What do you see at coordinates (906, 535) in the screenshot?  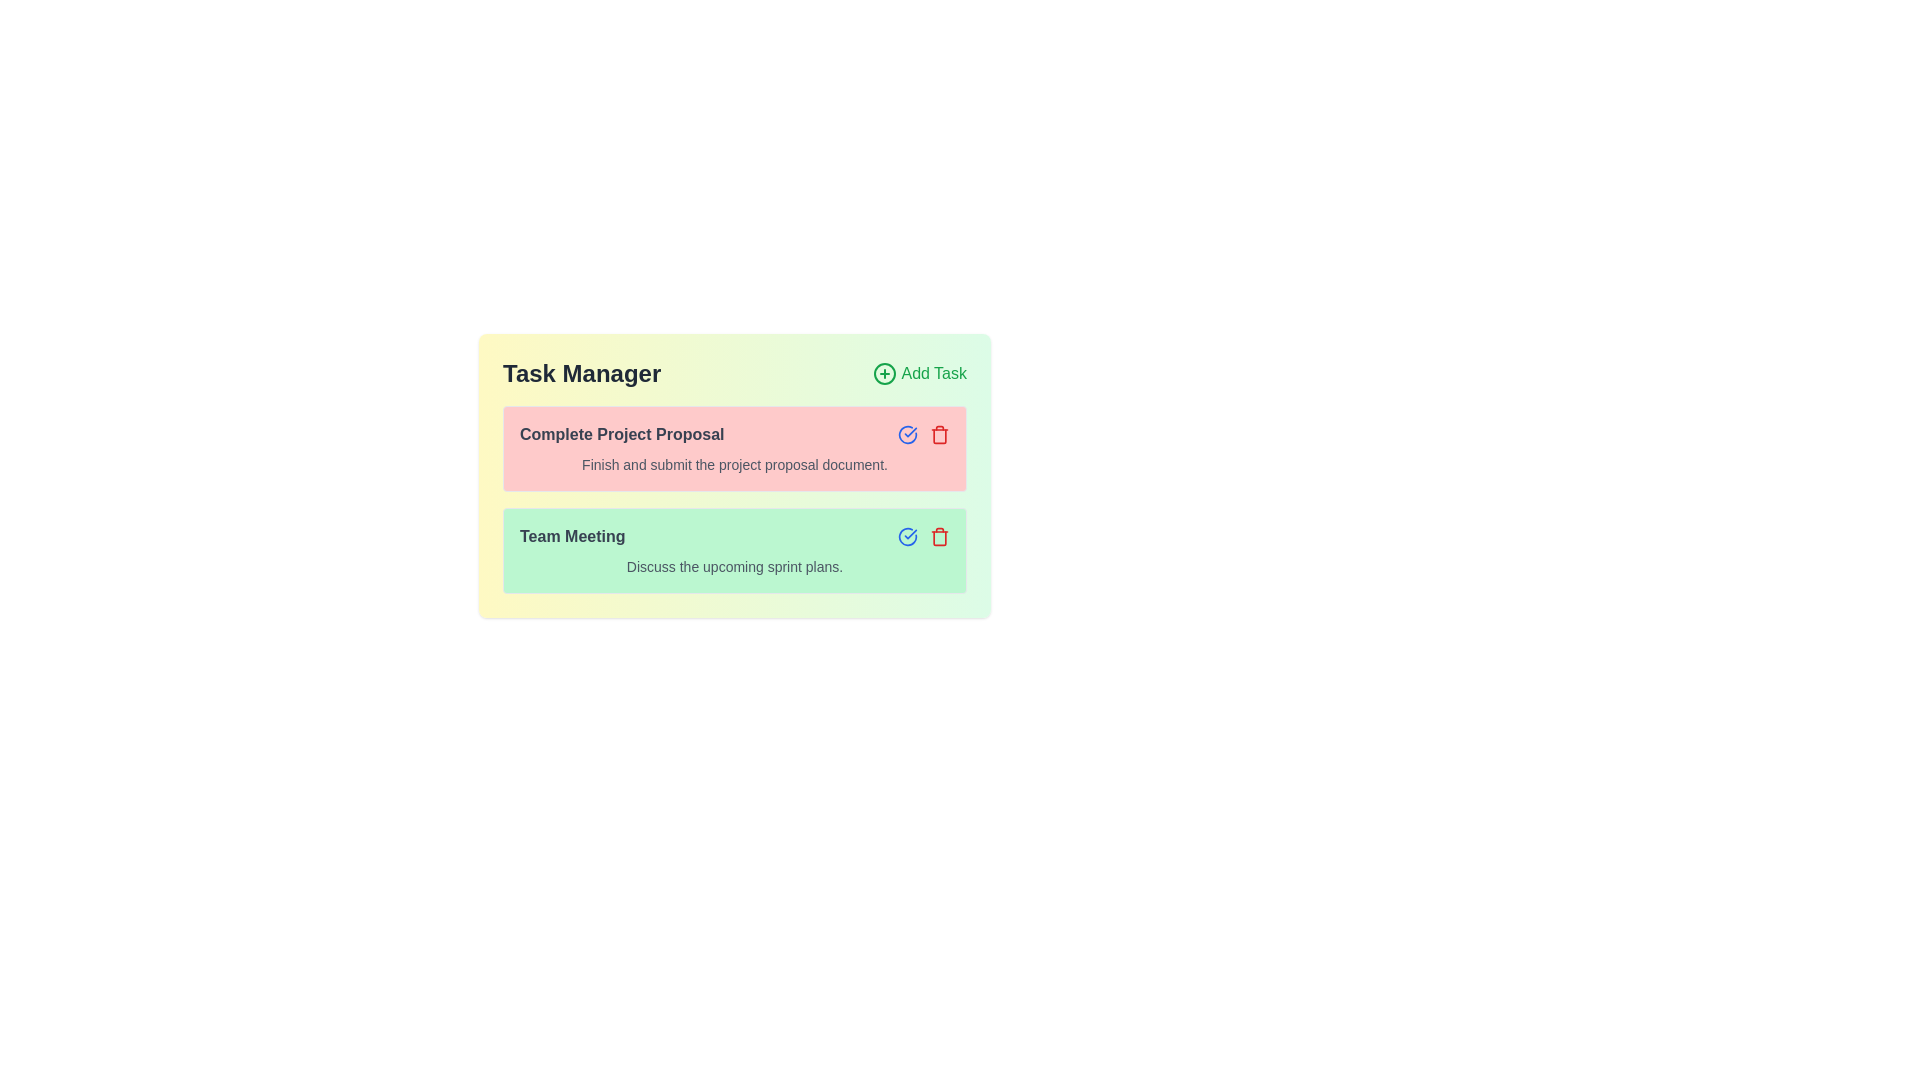 I see `the blue circular icon with a checkmark symbol to mark the task as complete, located to the right of the 'Team Meeting' task description in the green highlighted task section under 'Task Manager'` at bounding box center [906, 535].